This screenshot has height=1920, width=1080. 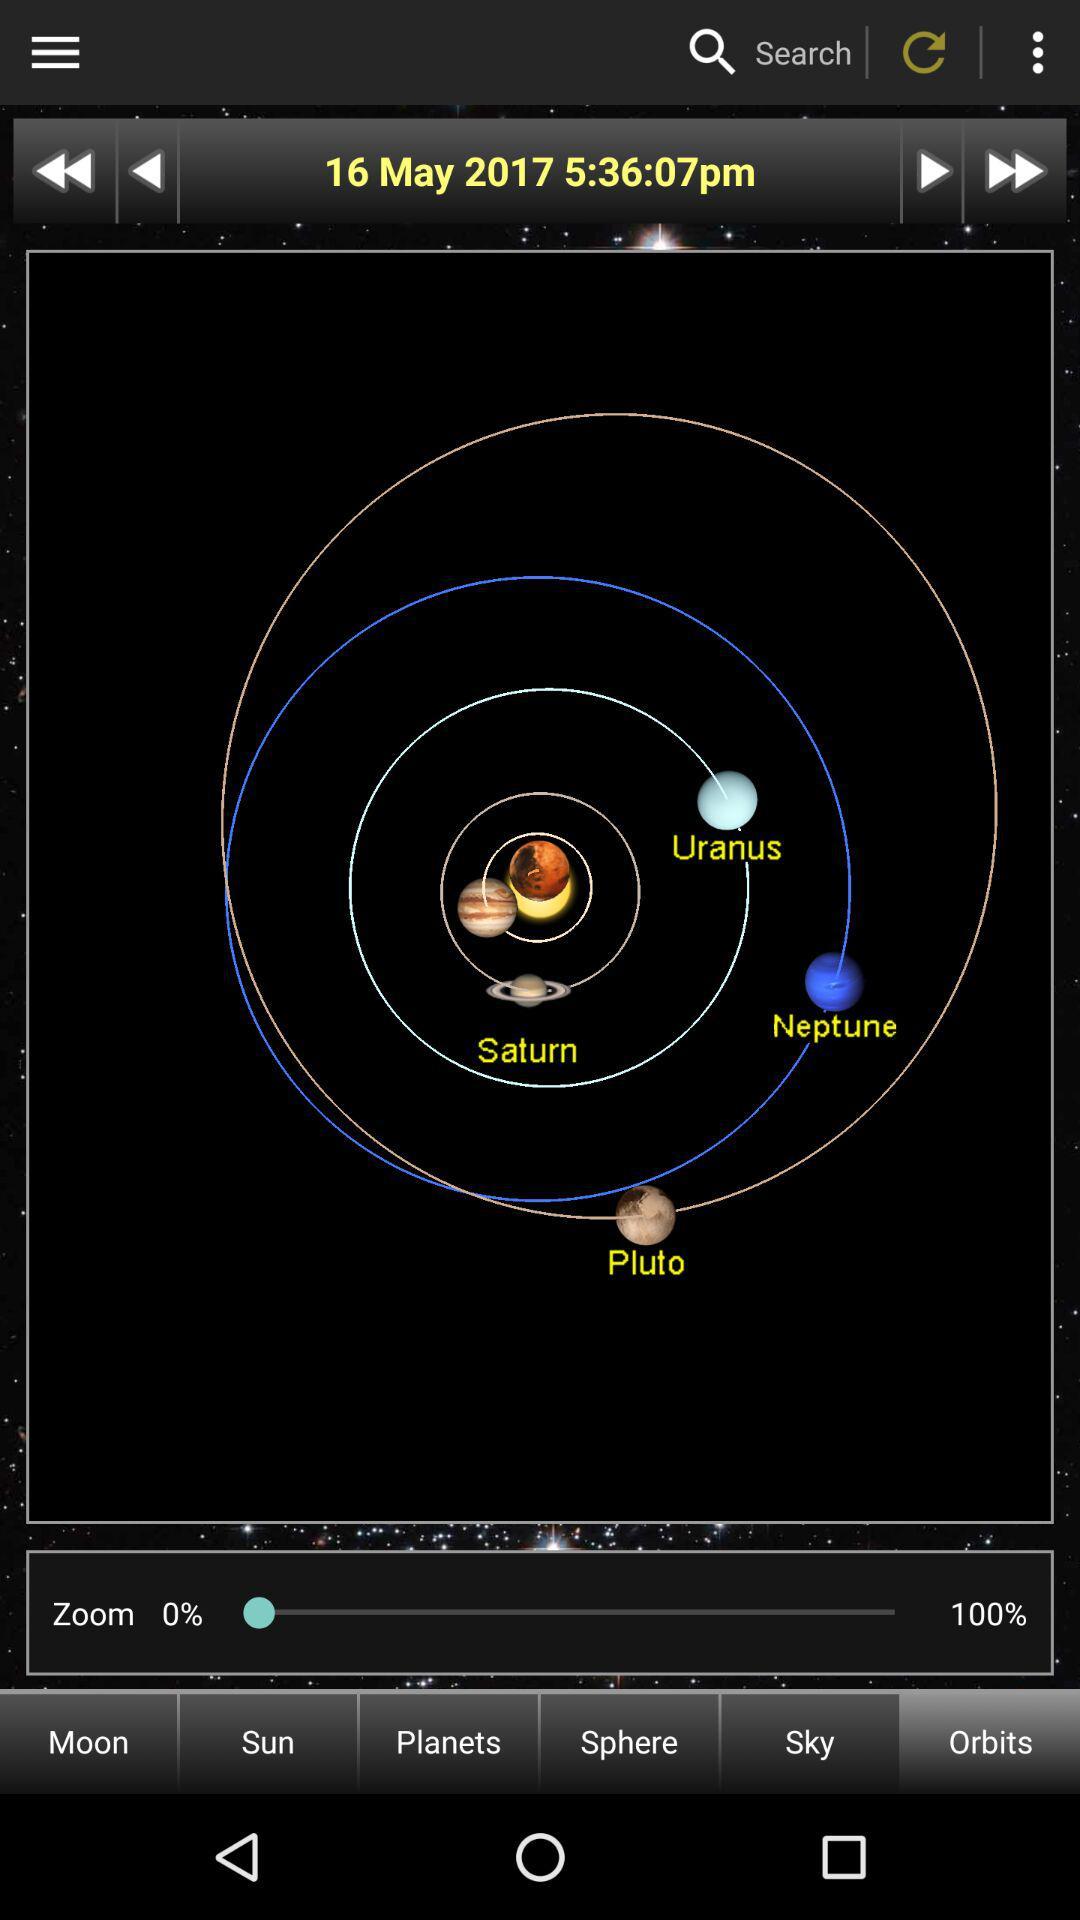 What do you see at coordinates (712, 52) in the screenshot?
I see `the icon above the 5:36:07 icon` at bounding box center [712, 52].